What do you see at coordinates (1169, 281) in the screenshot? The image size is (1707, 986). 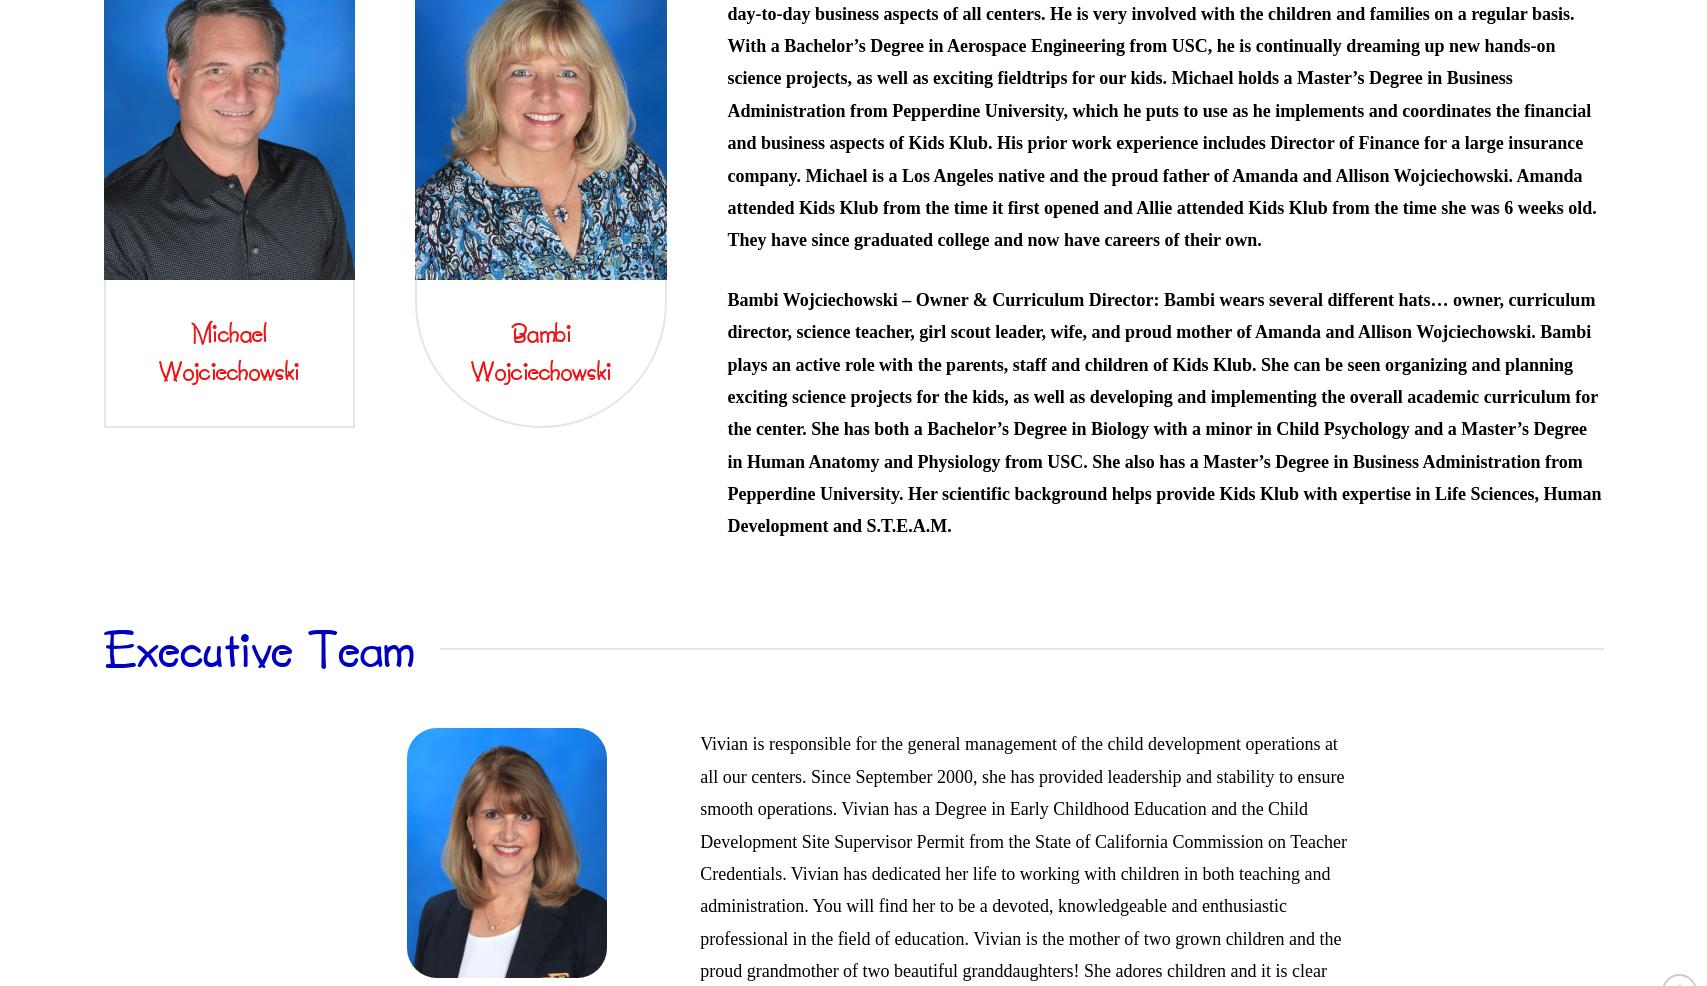 I see `'School Age Activities'` at bounding box center [1169, 281].